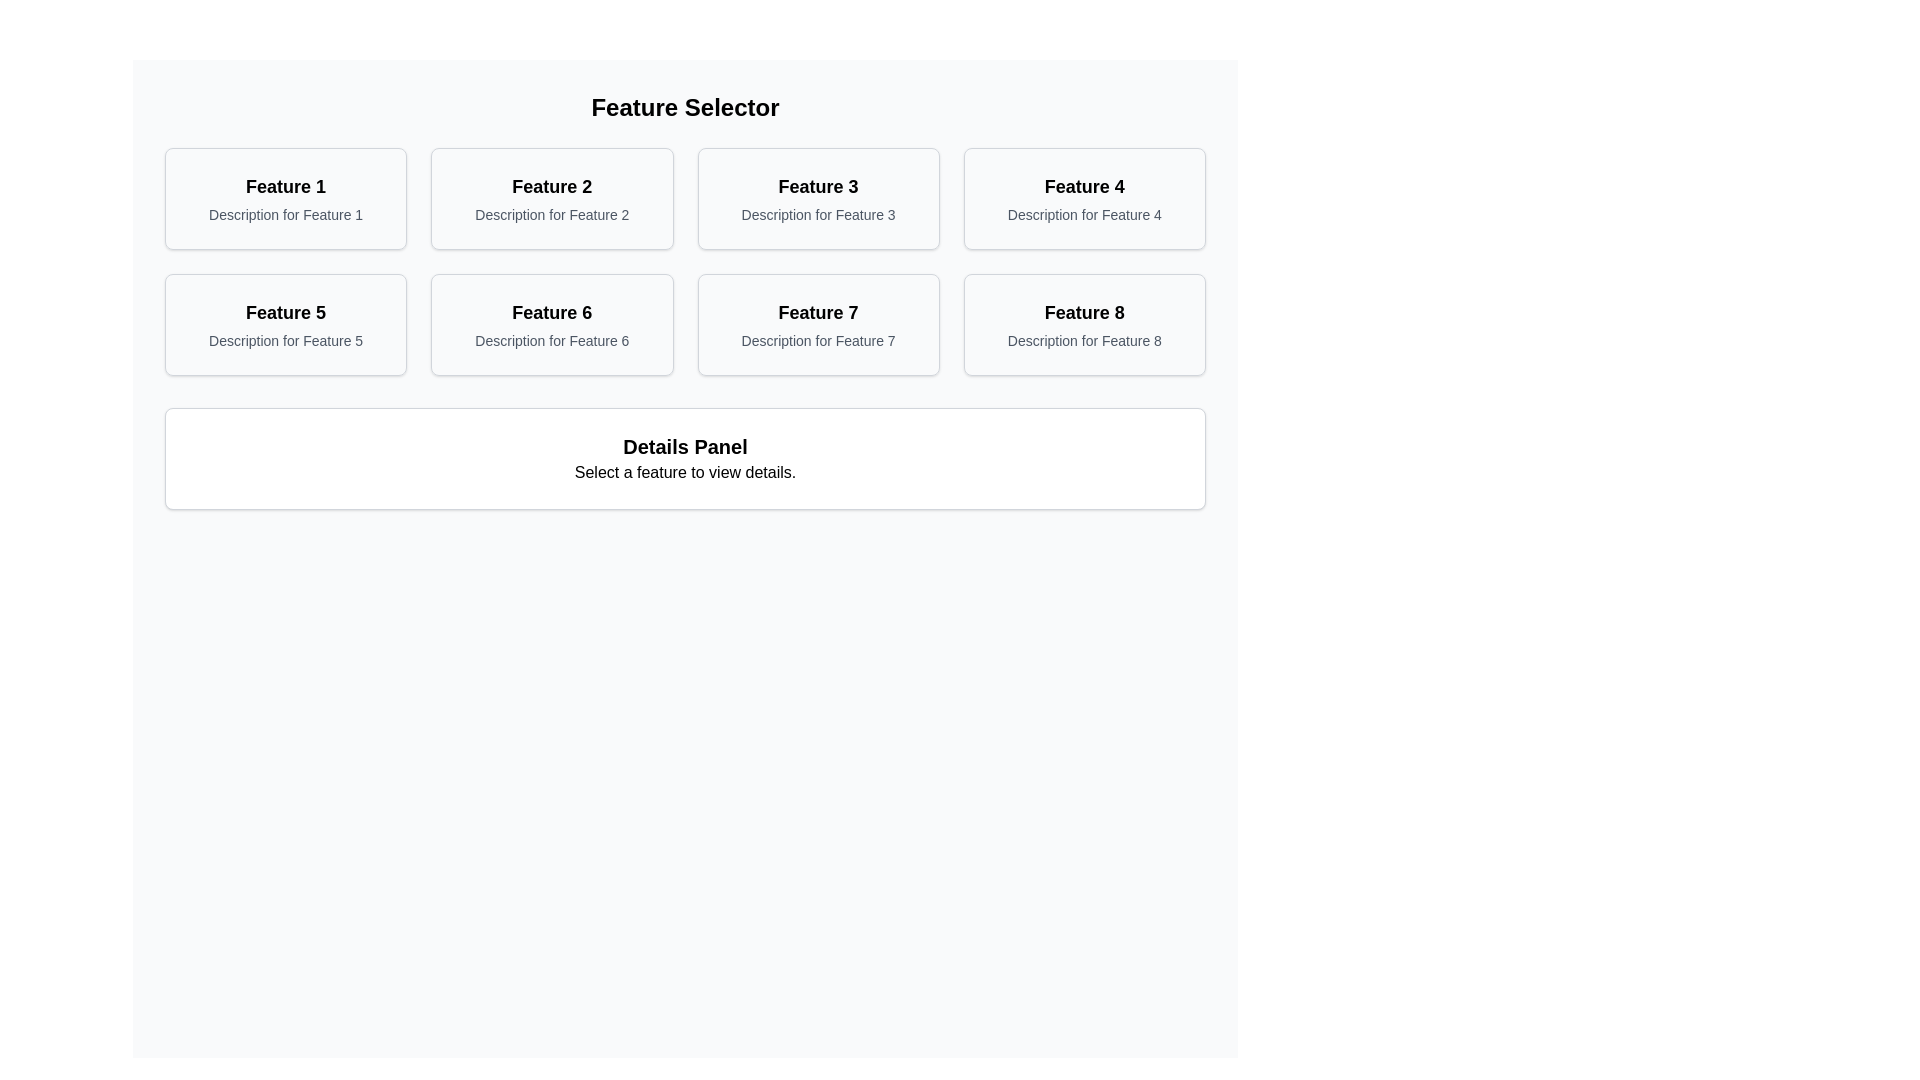 The image size is (1920, 1080). What do you see at coordinates (285, 339) in the screenshot?
I see `the text element displaying 'Description for Feature 5', which is located below the bold title 'Feature 5' in a bordered rectangular area` at bounding box center [285, 339].